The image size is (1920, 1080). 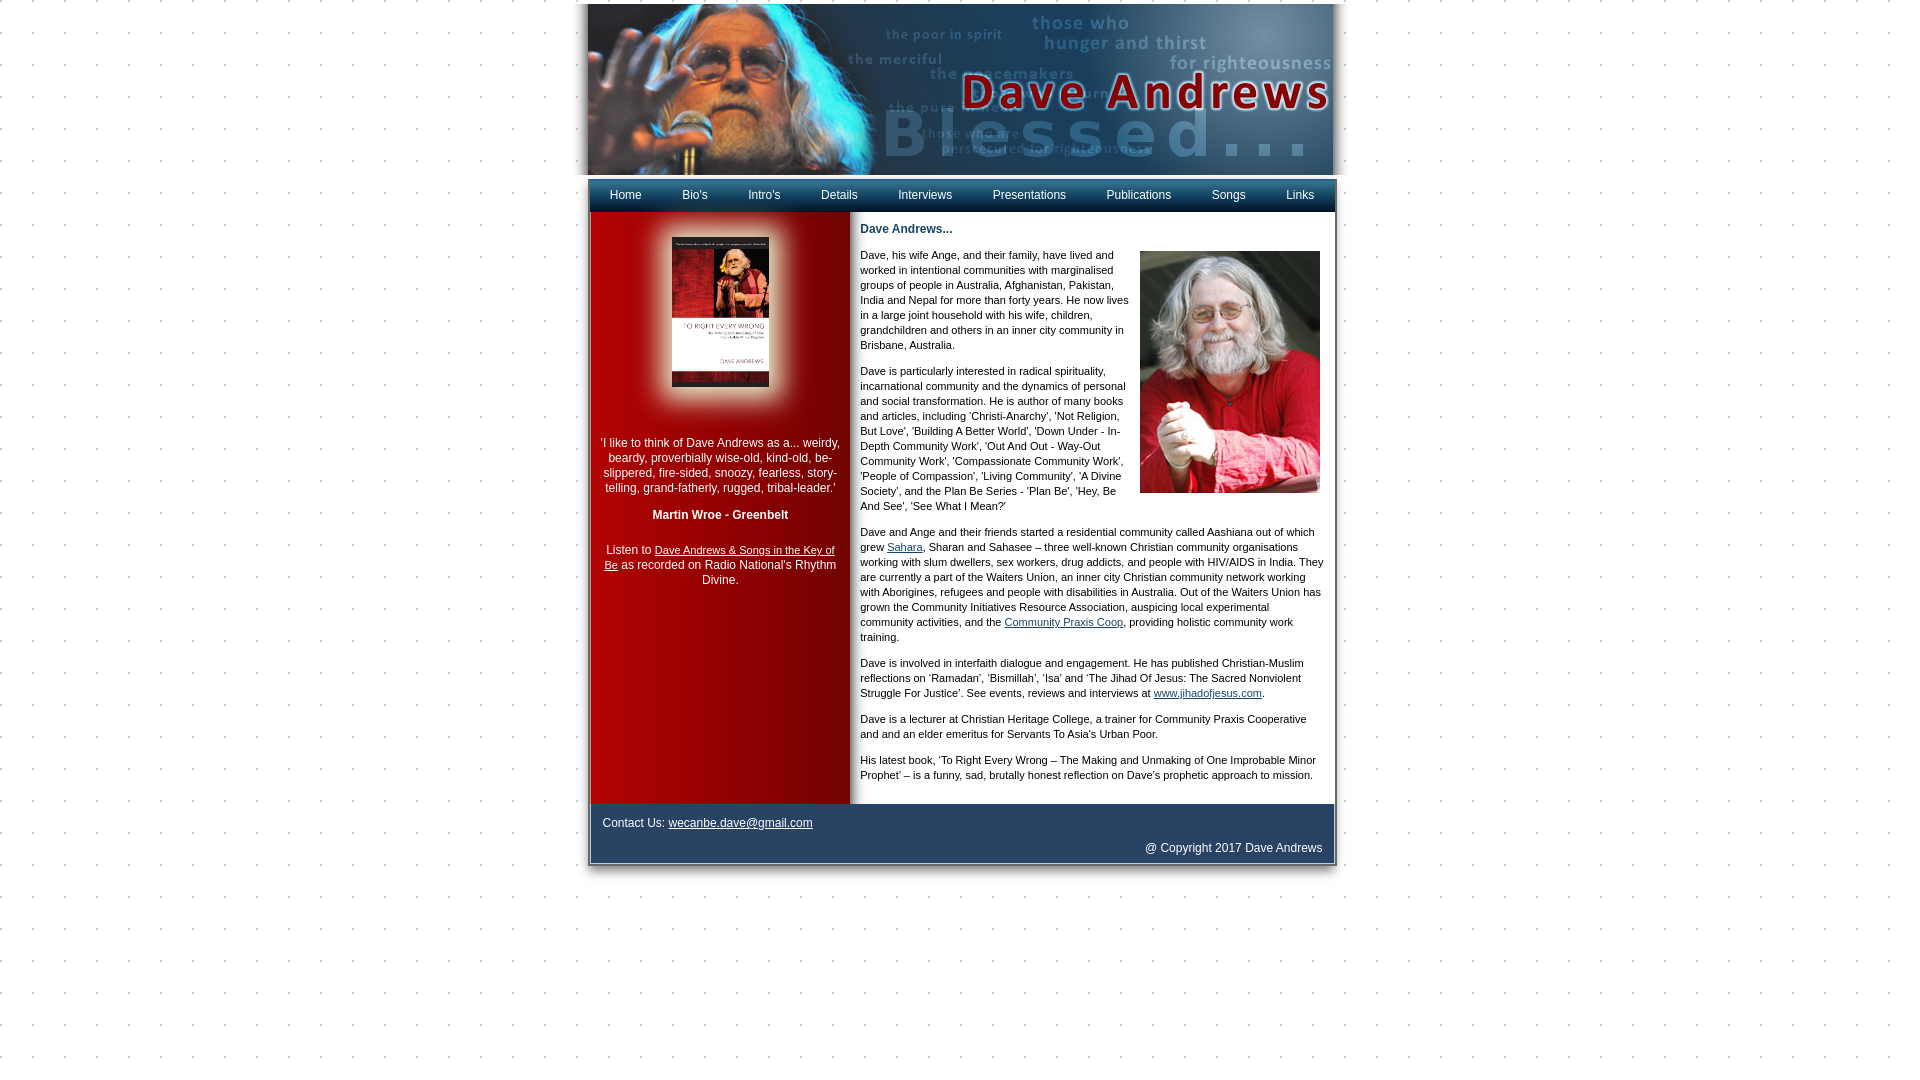 What do you see at coordinates (1207, 692) in the screenshot?
I see `'www.jihadofjesus.com'` at bounding box center [1207, 692].